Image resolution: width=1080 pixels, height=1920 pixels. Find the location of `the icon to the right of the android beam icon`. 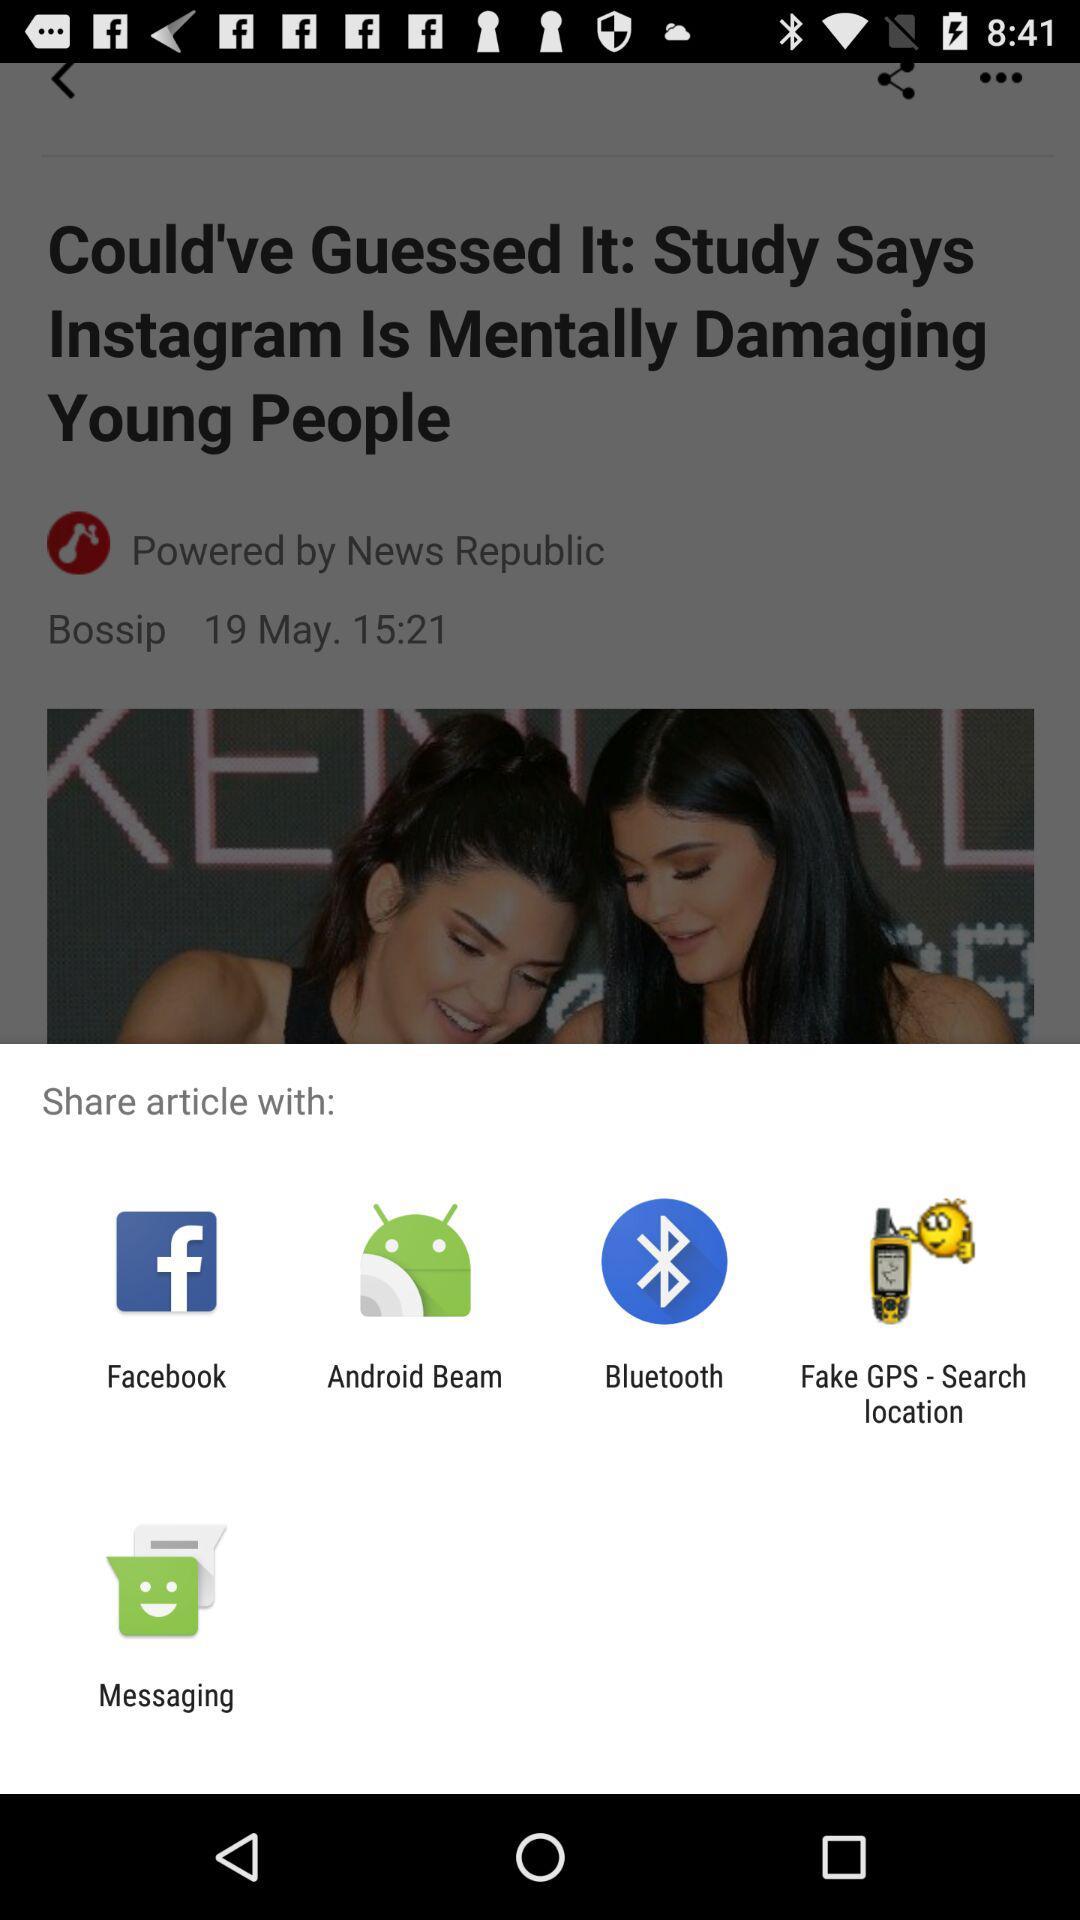

the icon to the right of the android beam icon is located at coordinates (664, 1392).